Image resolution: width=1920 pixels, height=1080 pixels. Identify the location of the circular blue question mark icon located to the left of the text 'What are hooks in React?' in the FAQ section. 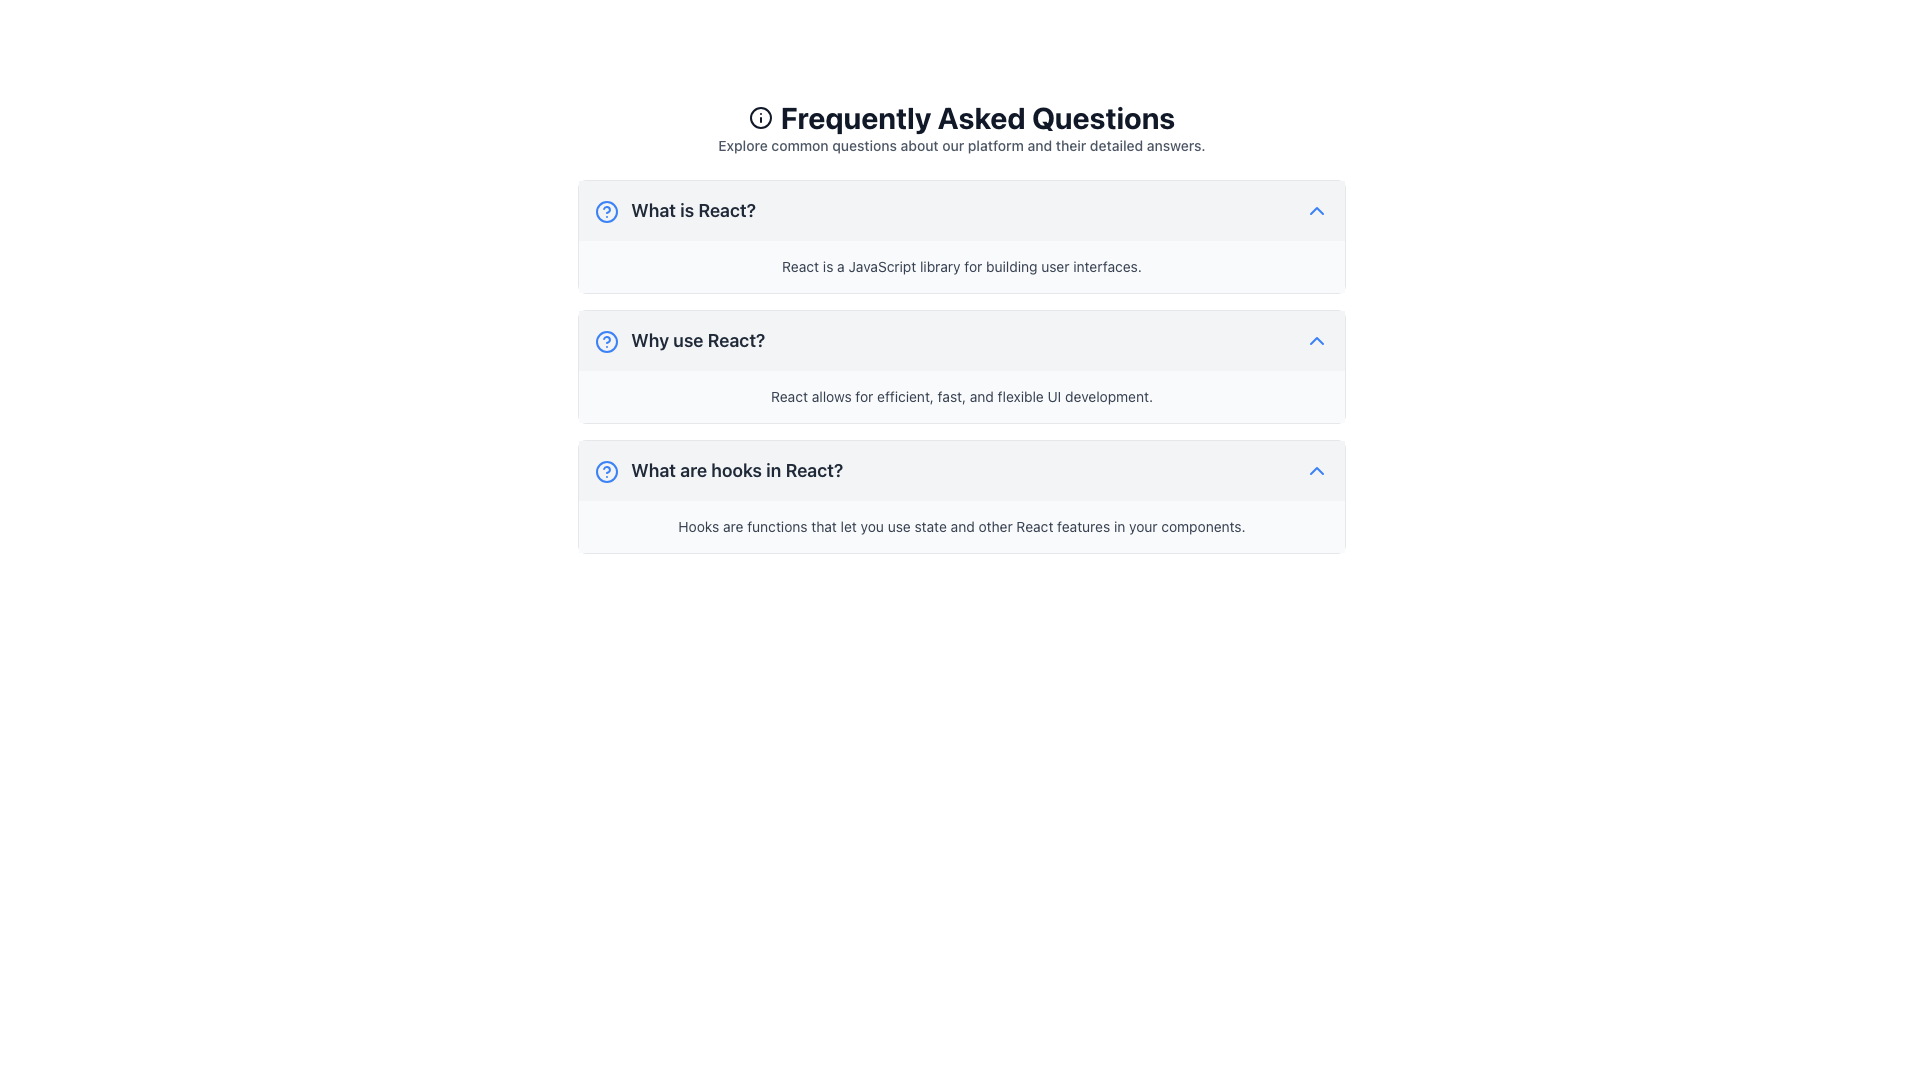
(605, 471).